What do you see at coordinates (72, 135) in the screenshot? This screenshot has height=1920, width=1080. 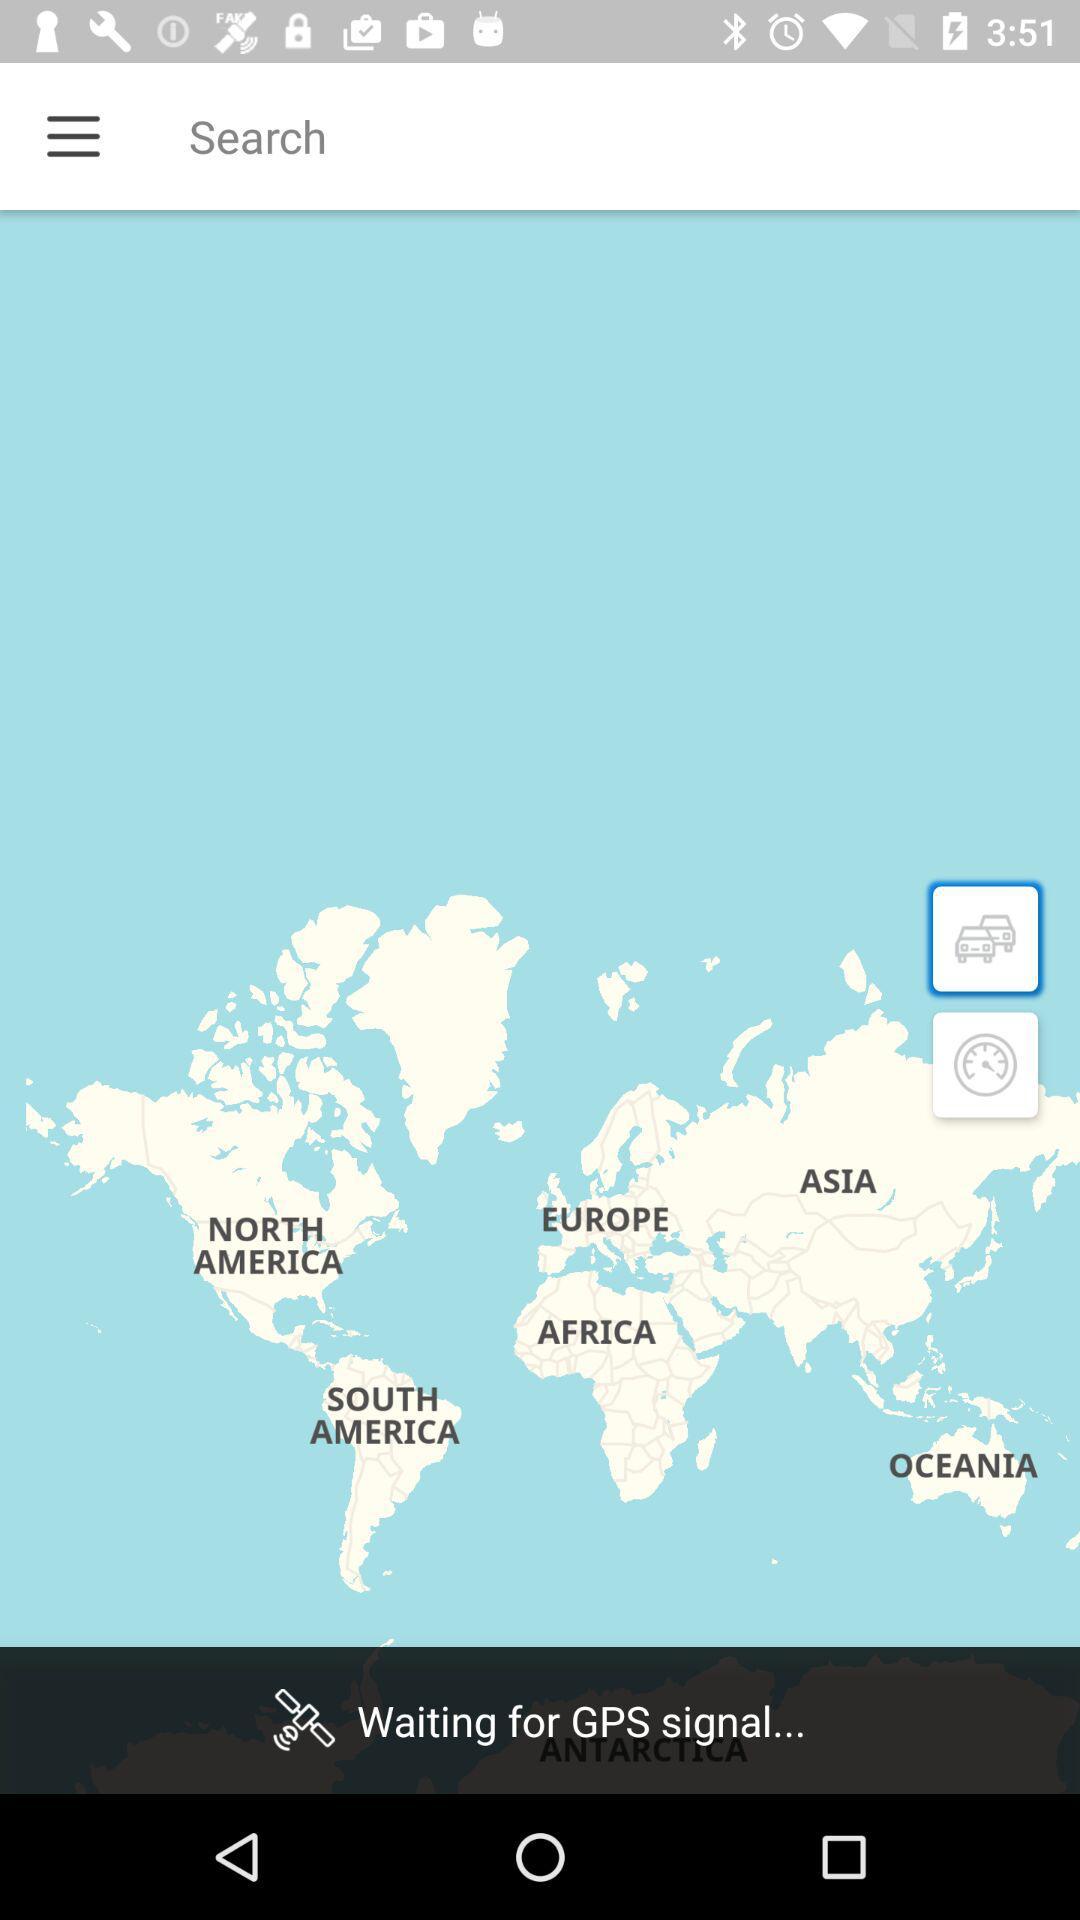 I see `menu icon` at bounding box center [72, 135].